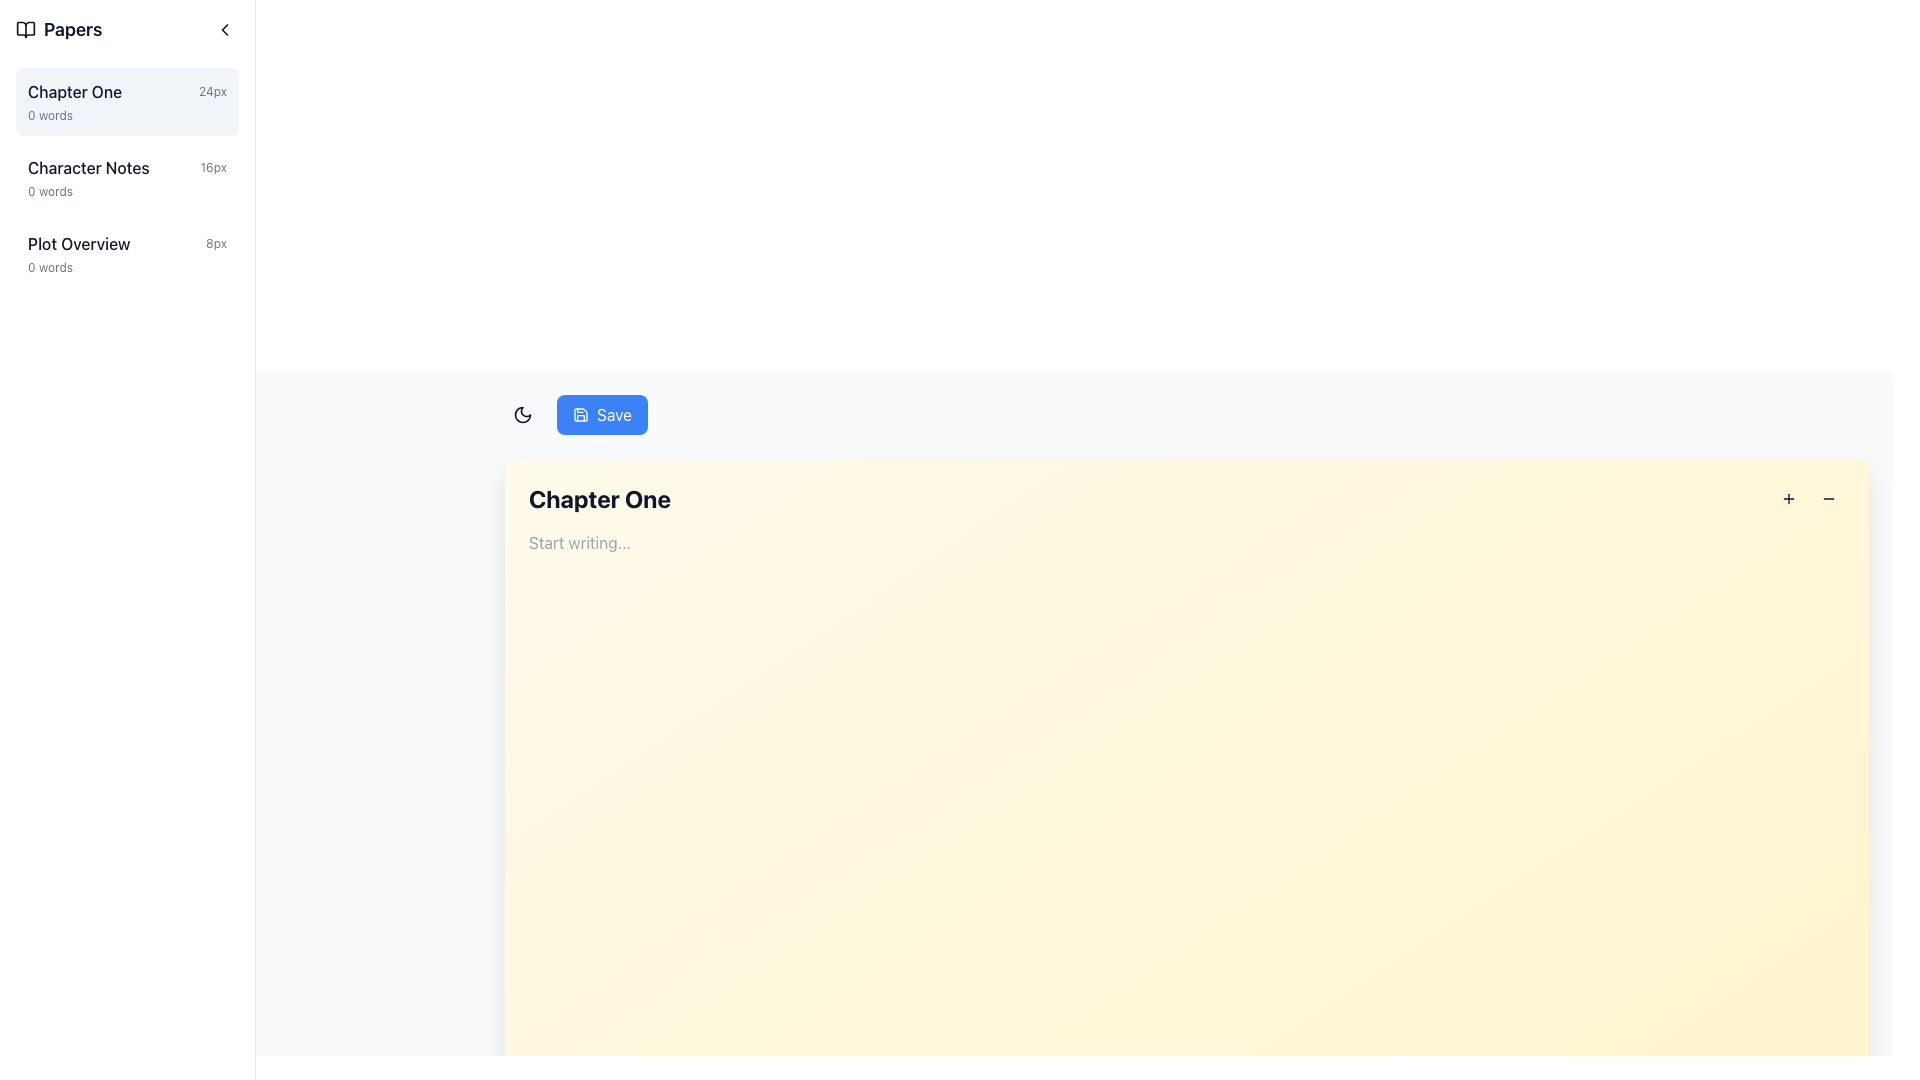  What do you see at coordinates (25, 30) in the screenshot?
I see `the 'Papers' icon located at the top-left corner of the user interface, adjacent to the text label 'Papers'` at bounding box center [25, 30].